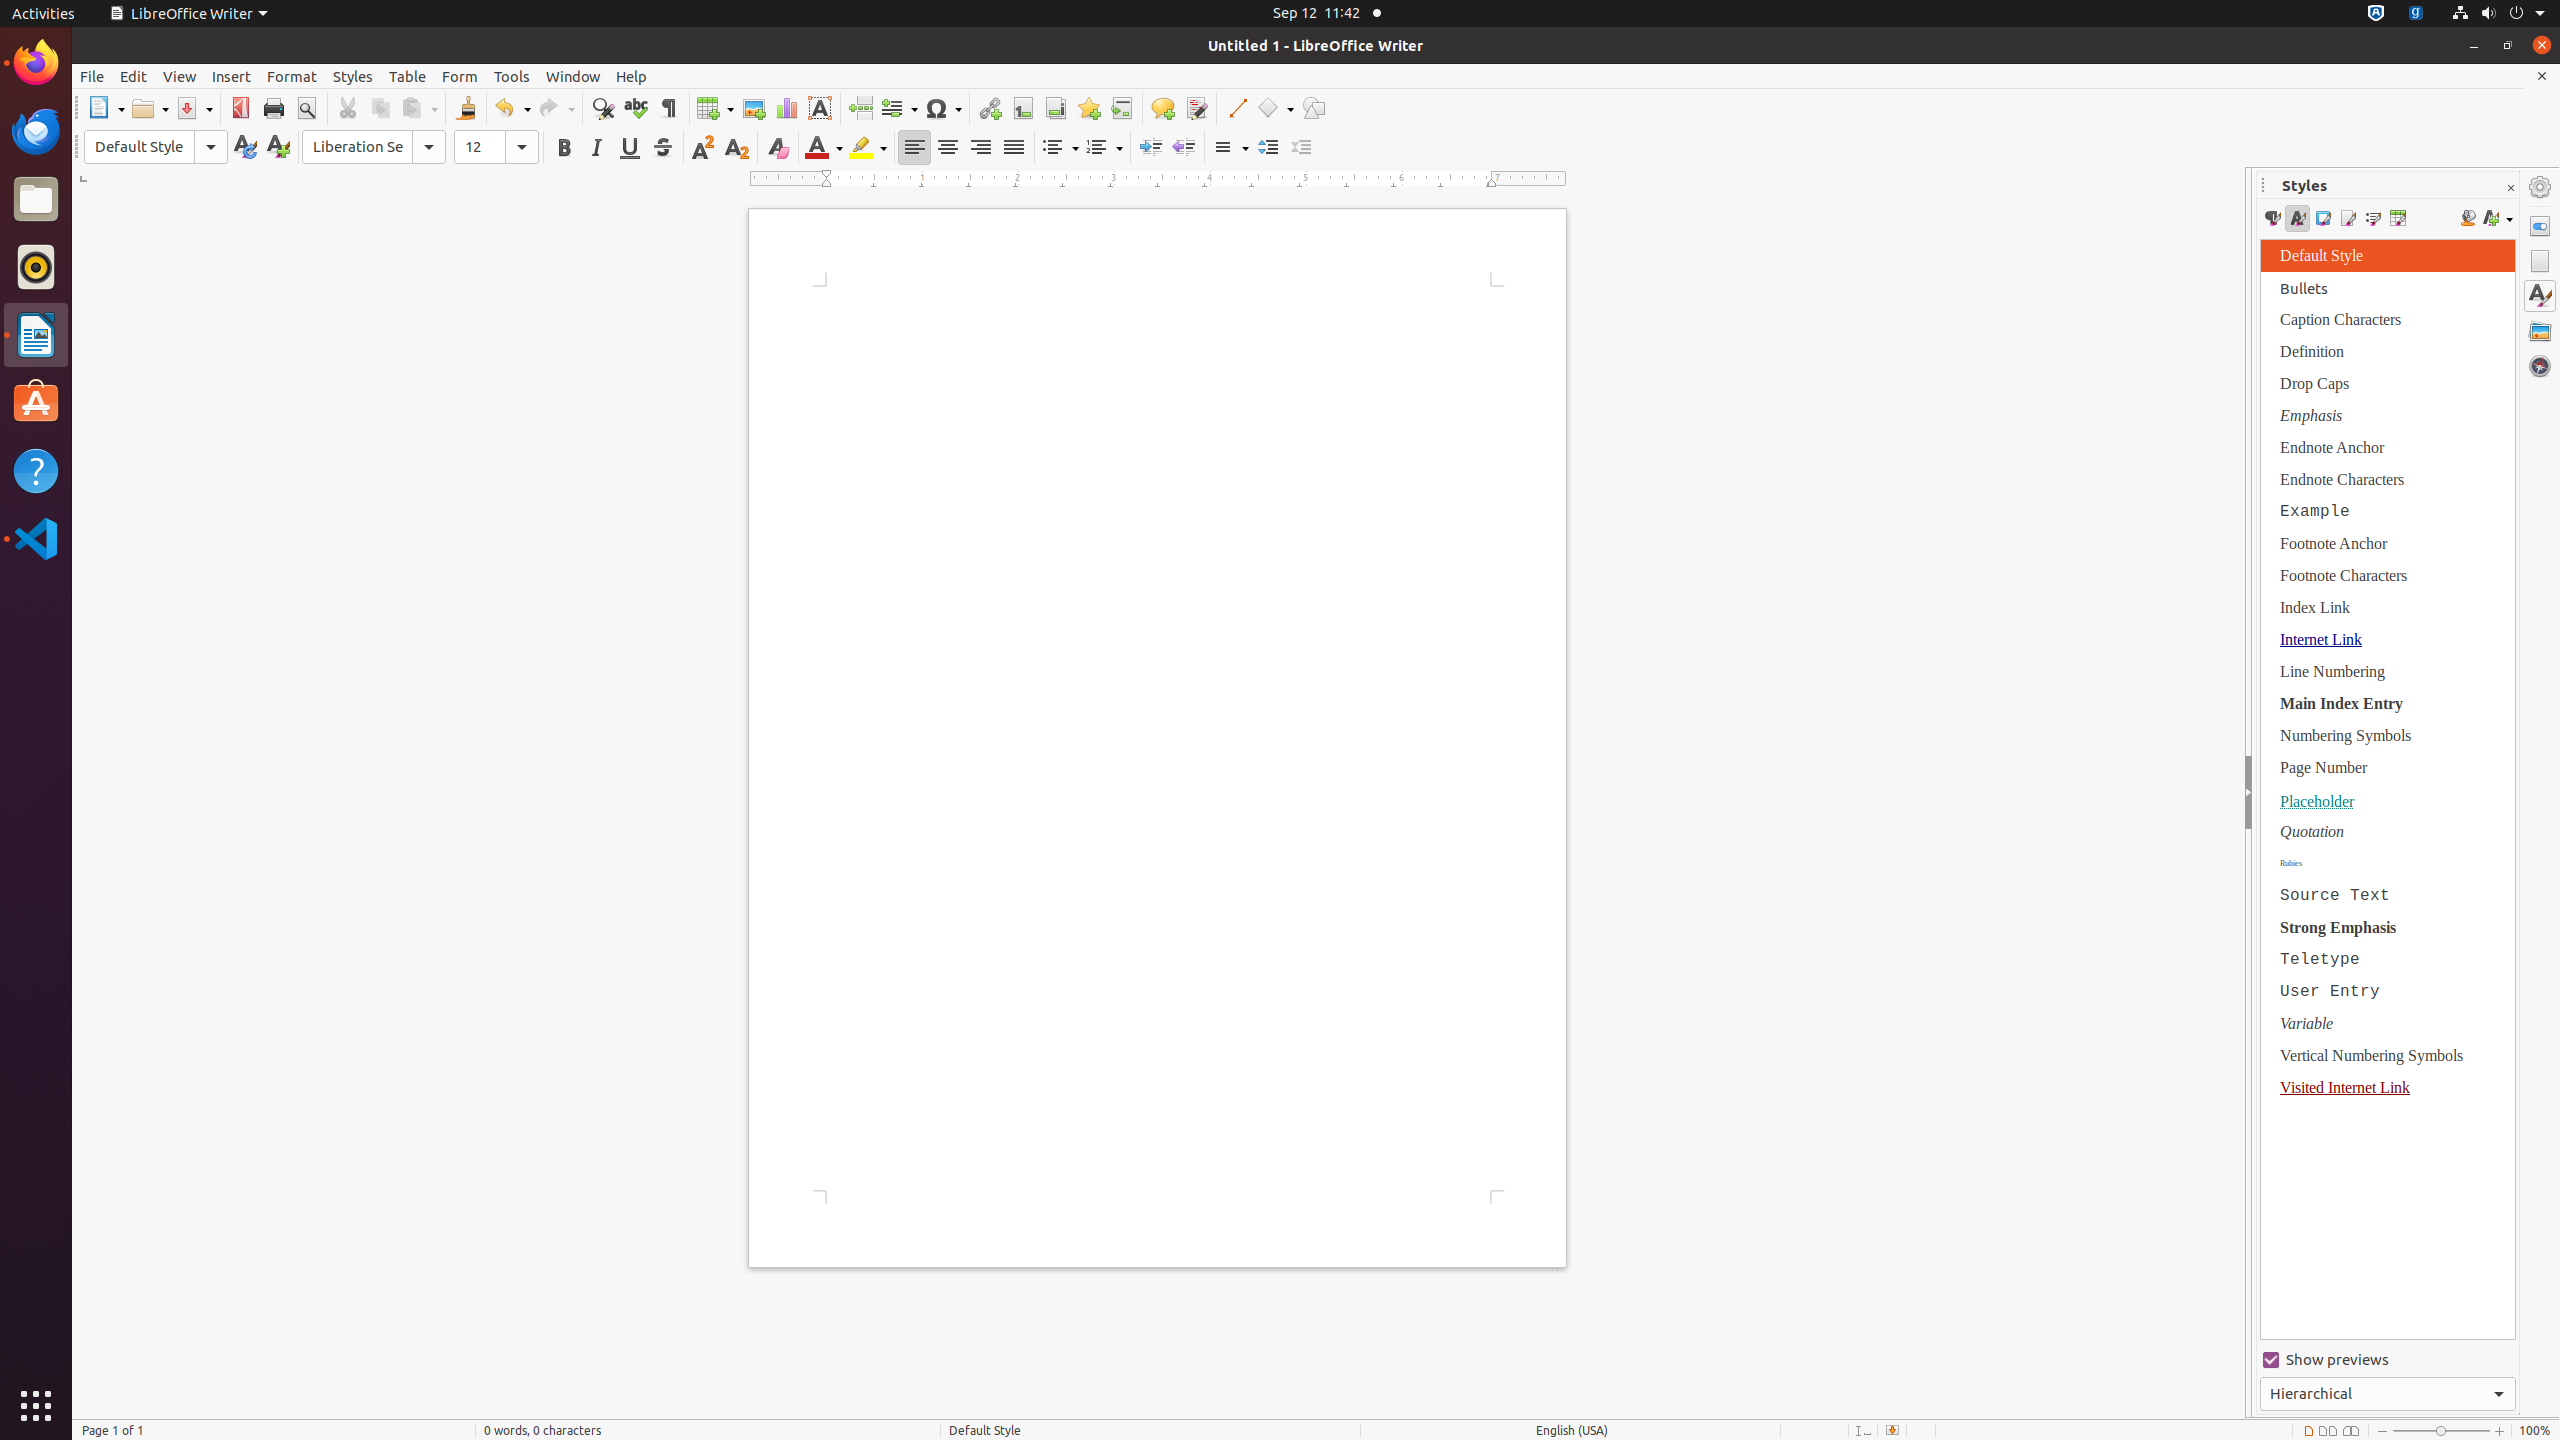 This screenshot has height=1440, width=2560. What do you see at coordinates (419, 107) in the screenshot?
I see `'Paste'` at bounding box center [419, 107].